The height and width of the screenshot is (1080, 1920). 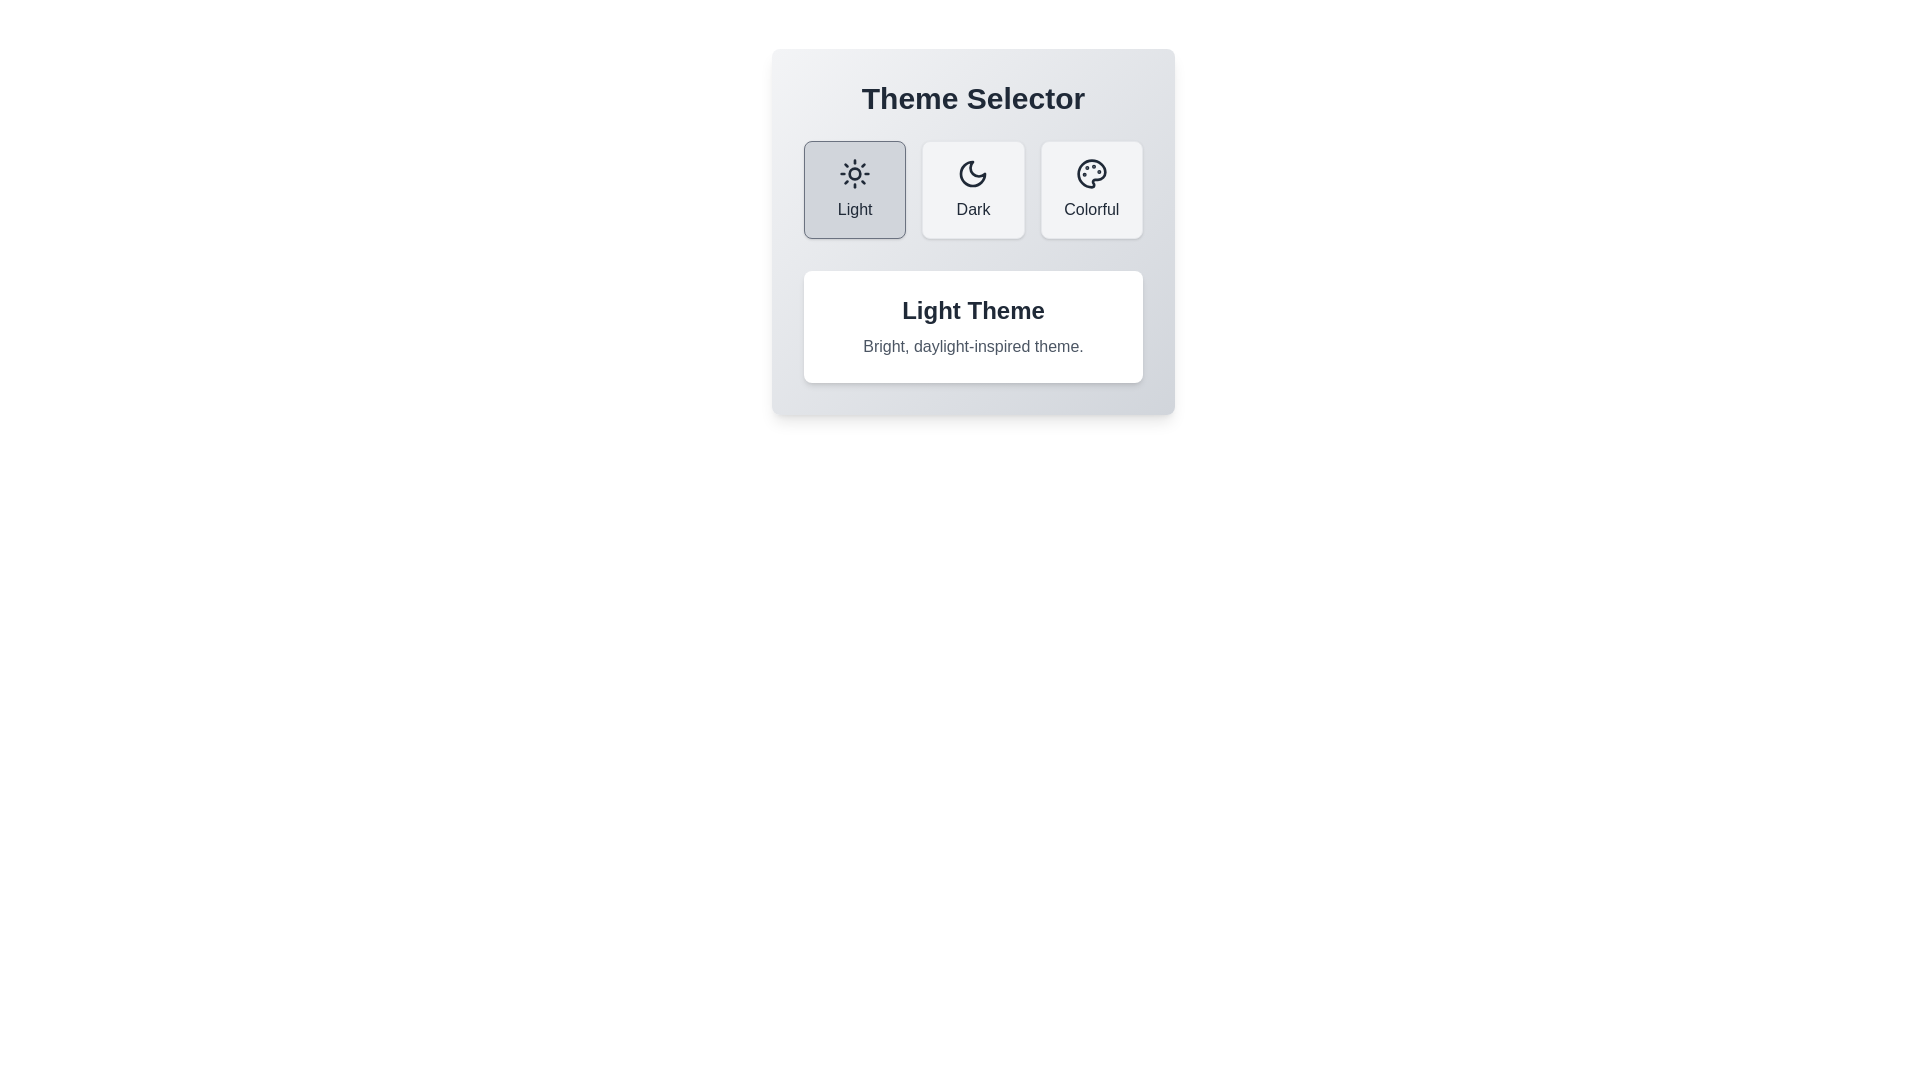 What do you see at coordinates (973, 209) in the screenshot?
I see `the label that indicates the button for selecting the dark theme, positioned centrally within the button group labeled 'Dark' in the 'Theme Selector' interface` at bounding box center [973, 209].